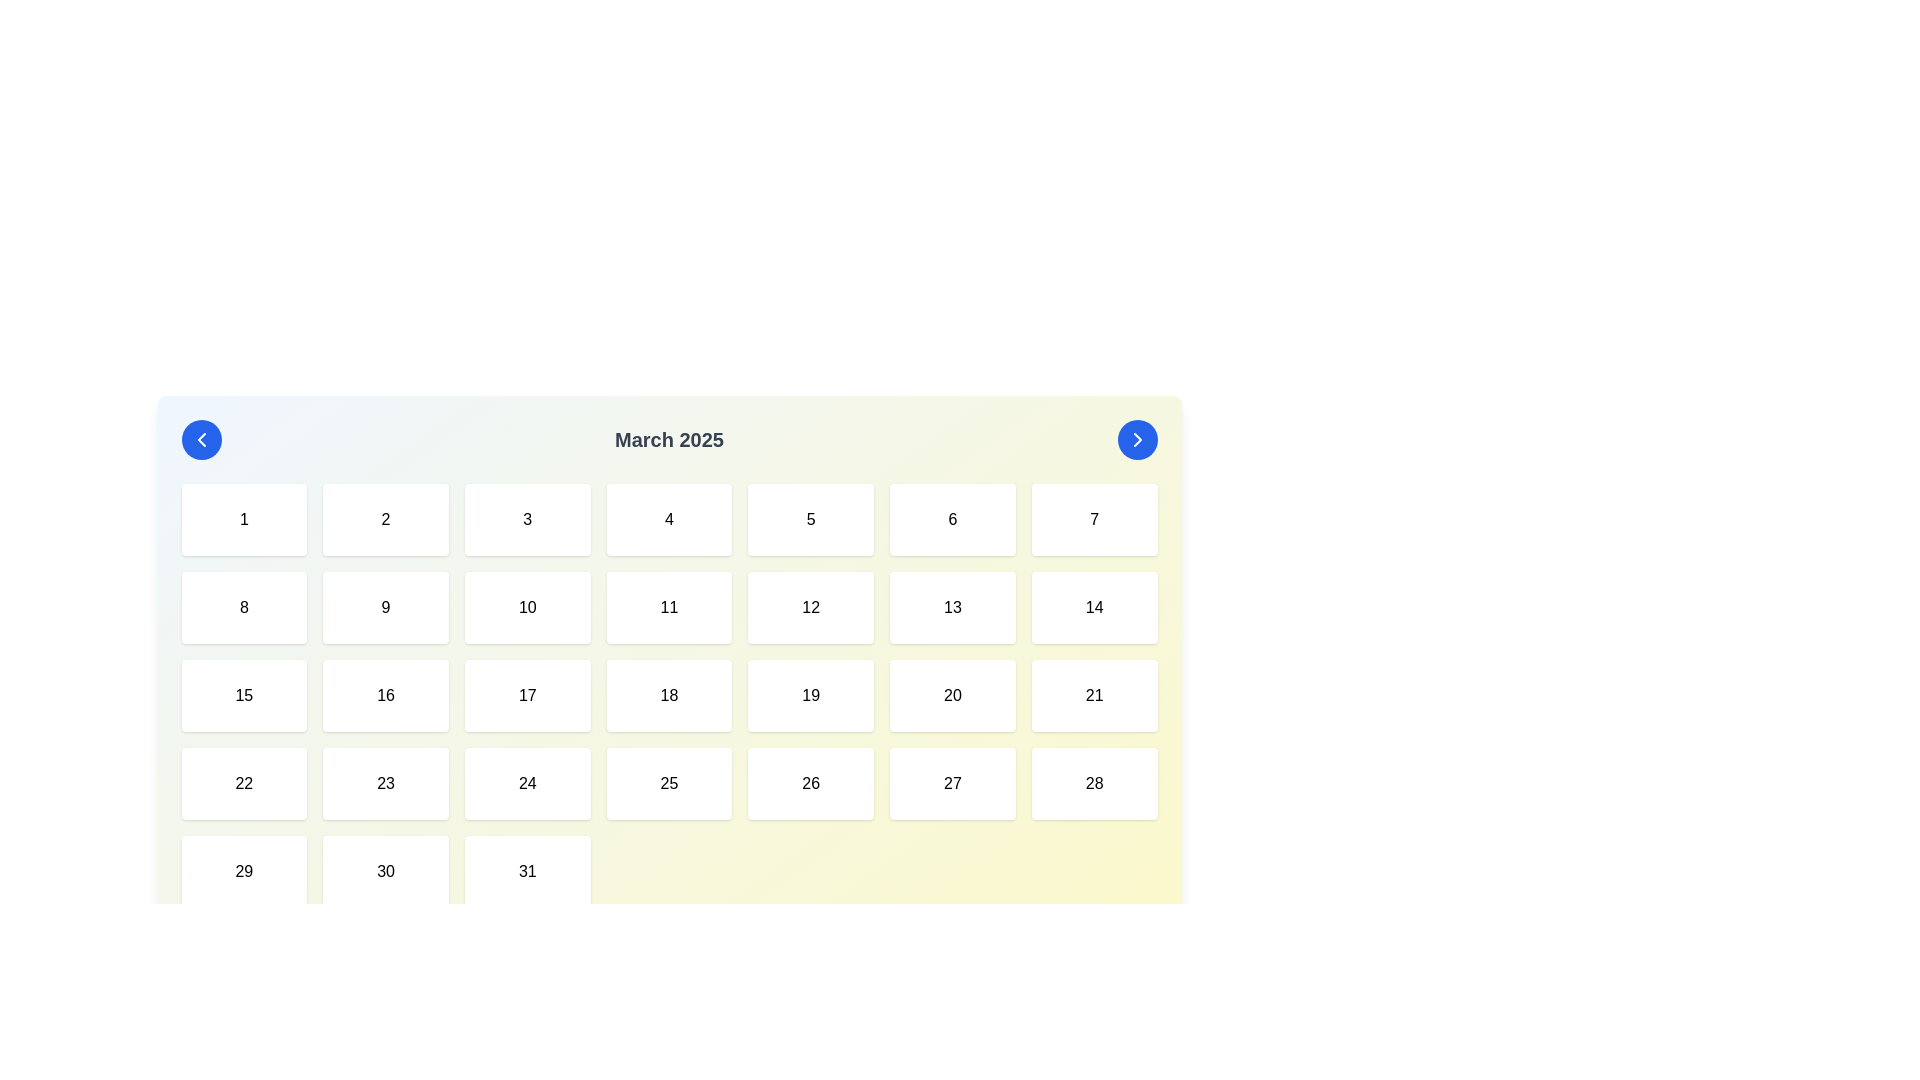 This screenshot has height=1080, width=1920. What do you see at coordinates (1093, 519) in the screenshot?
I see `the square-shaped clickable calendar day box displaying the number '7' with a white background and rounded corners` at bounding box center [1093, 519].